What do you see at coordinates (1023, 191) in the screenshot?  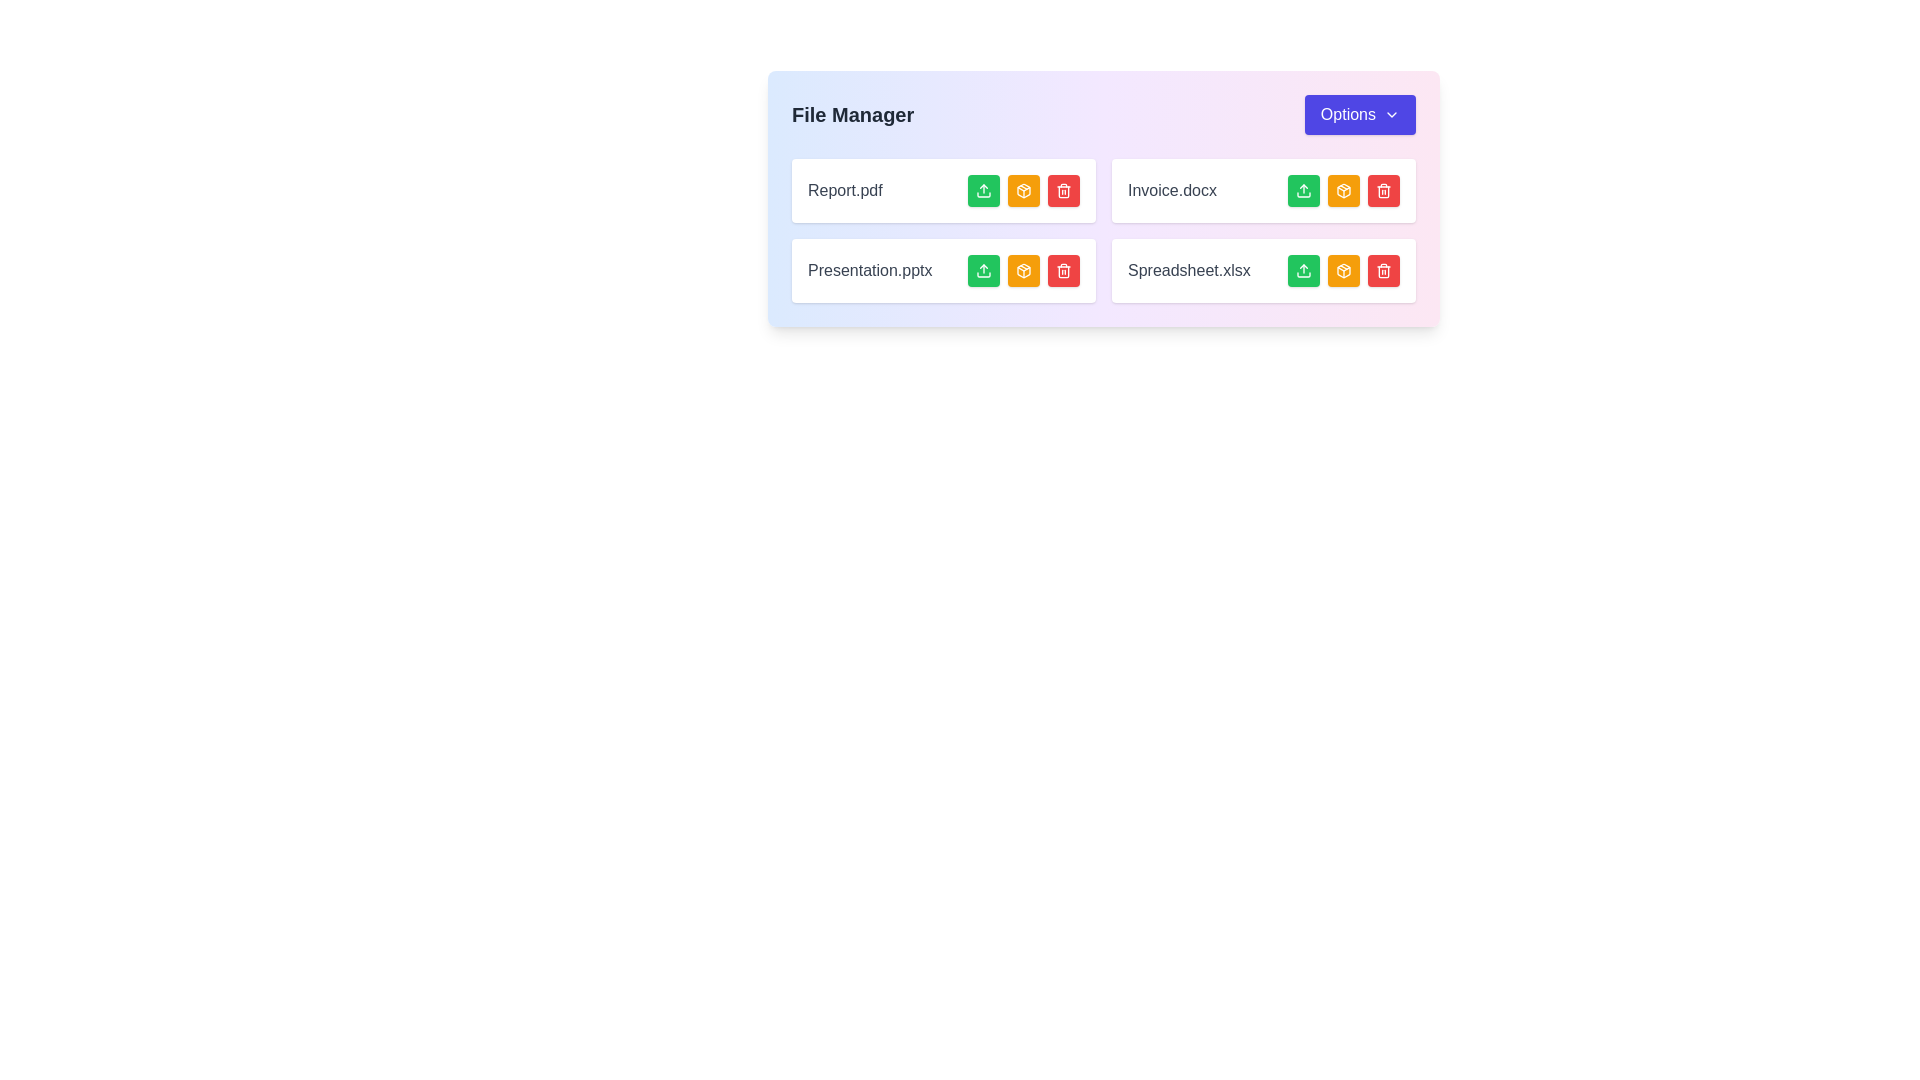 I see `the square-shaped amber button with a white box icon, located in the row for 'Report.pdf'` at bounding box center [1023, 191].